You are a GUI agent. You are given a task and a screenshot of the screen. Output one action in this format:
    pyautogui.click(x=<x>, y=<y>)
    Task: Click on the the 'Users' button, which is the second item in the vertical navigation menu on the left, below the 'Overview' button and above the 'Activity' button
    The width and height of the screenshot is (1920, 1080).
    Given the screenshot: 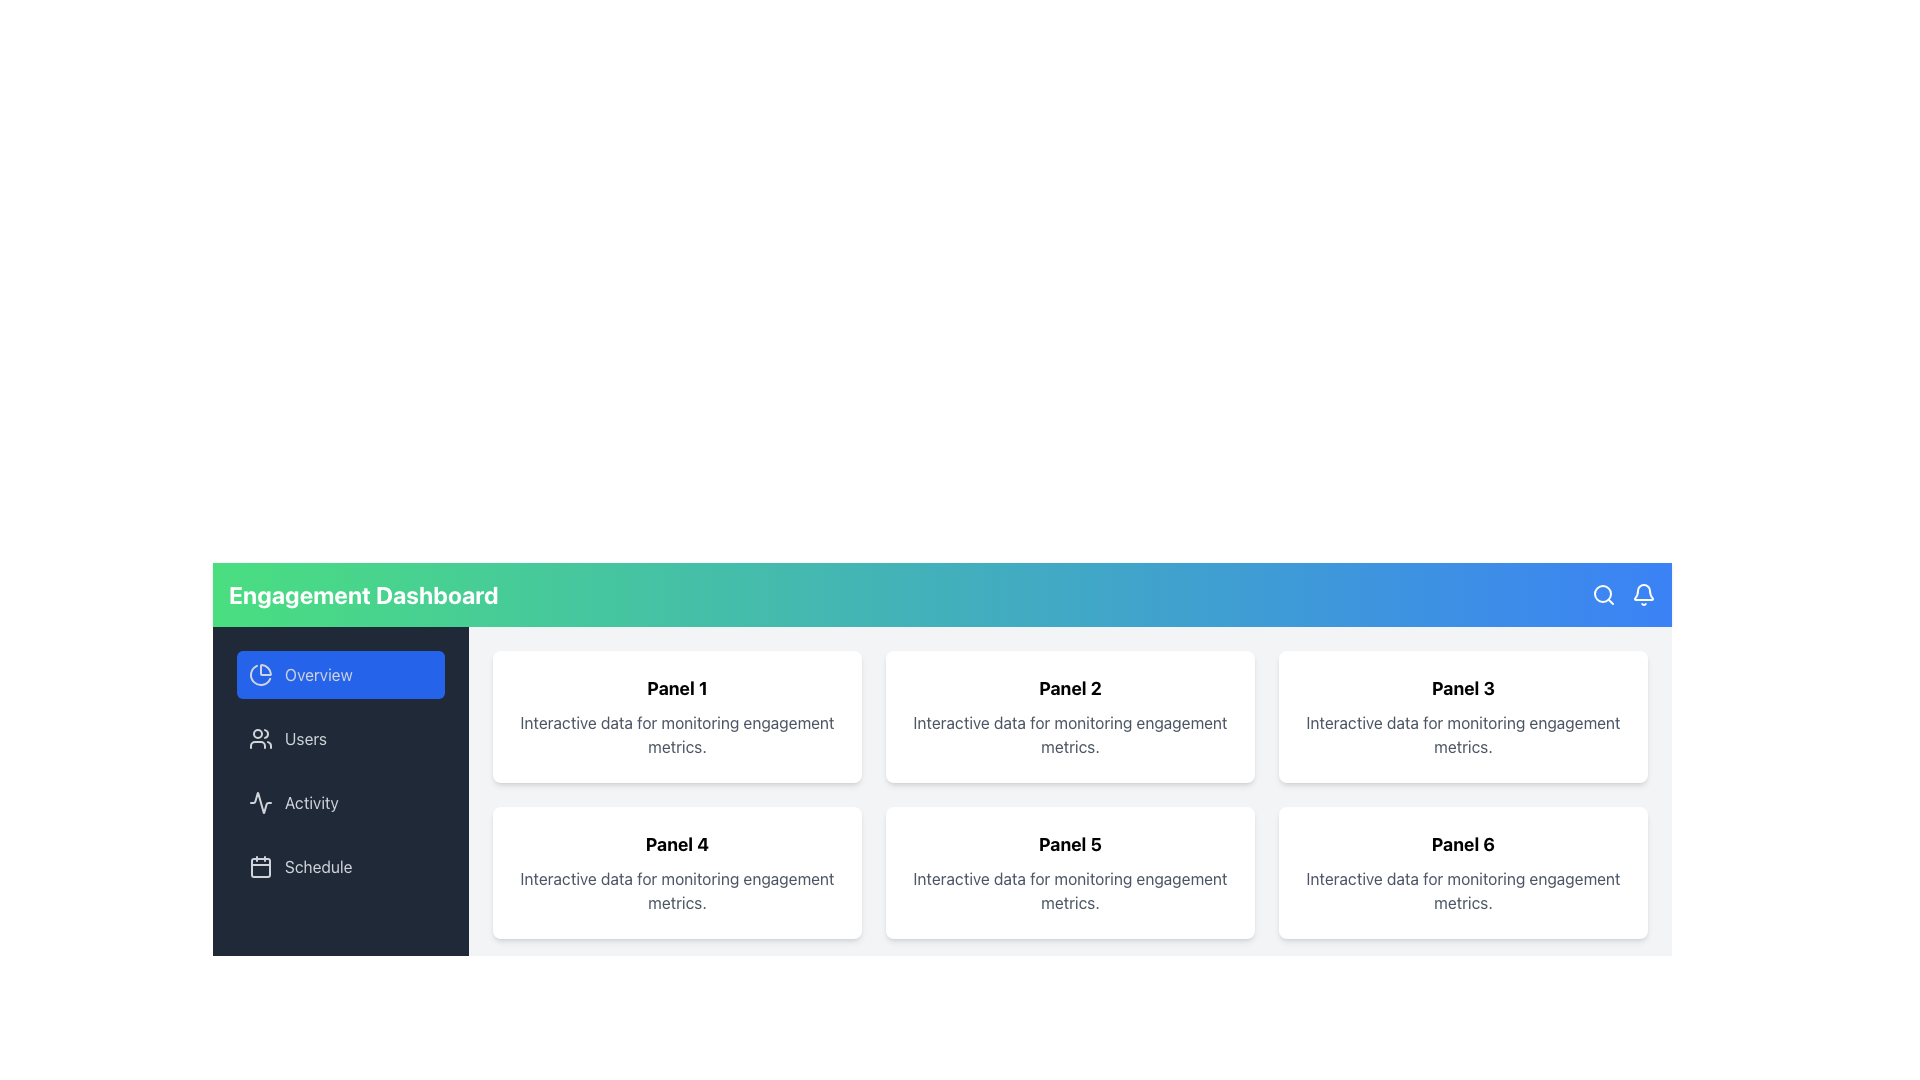 What is the action you would take?
    pyautogui.click(x=340, y=739)
    